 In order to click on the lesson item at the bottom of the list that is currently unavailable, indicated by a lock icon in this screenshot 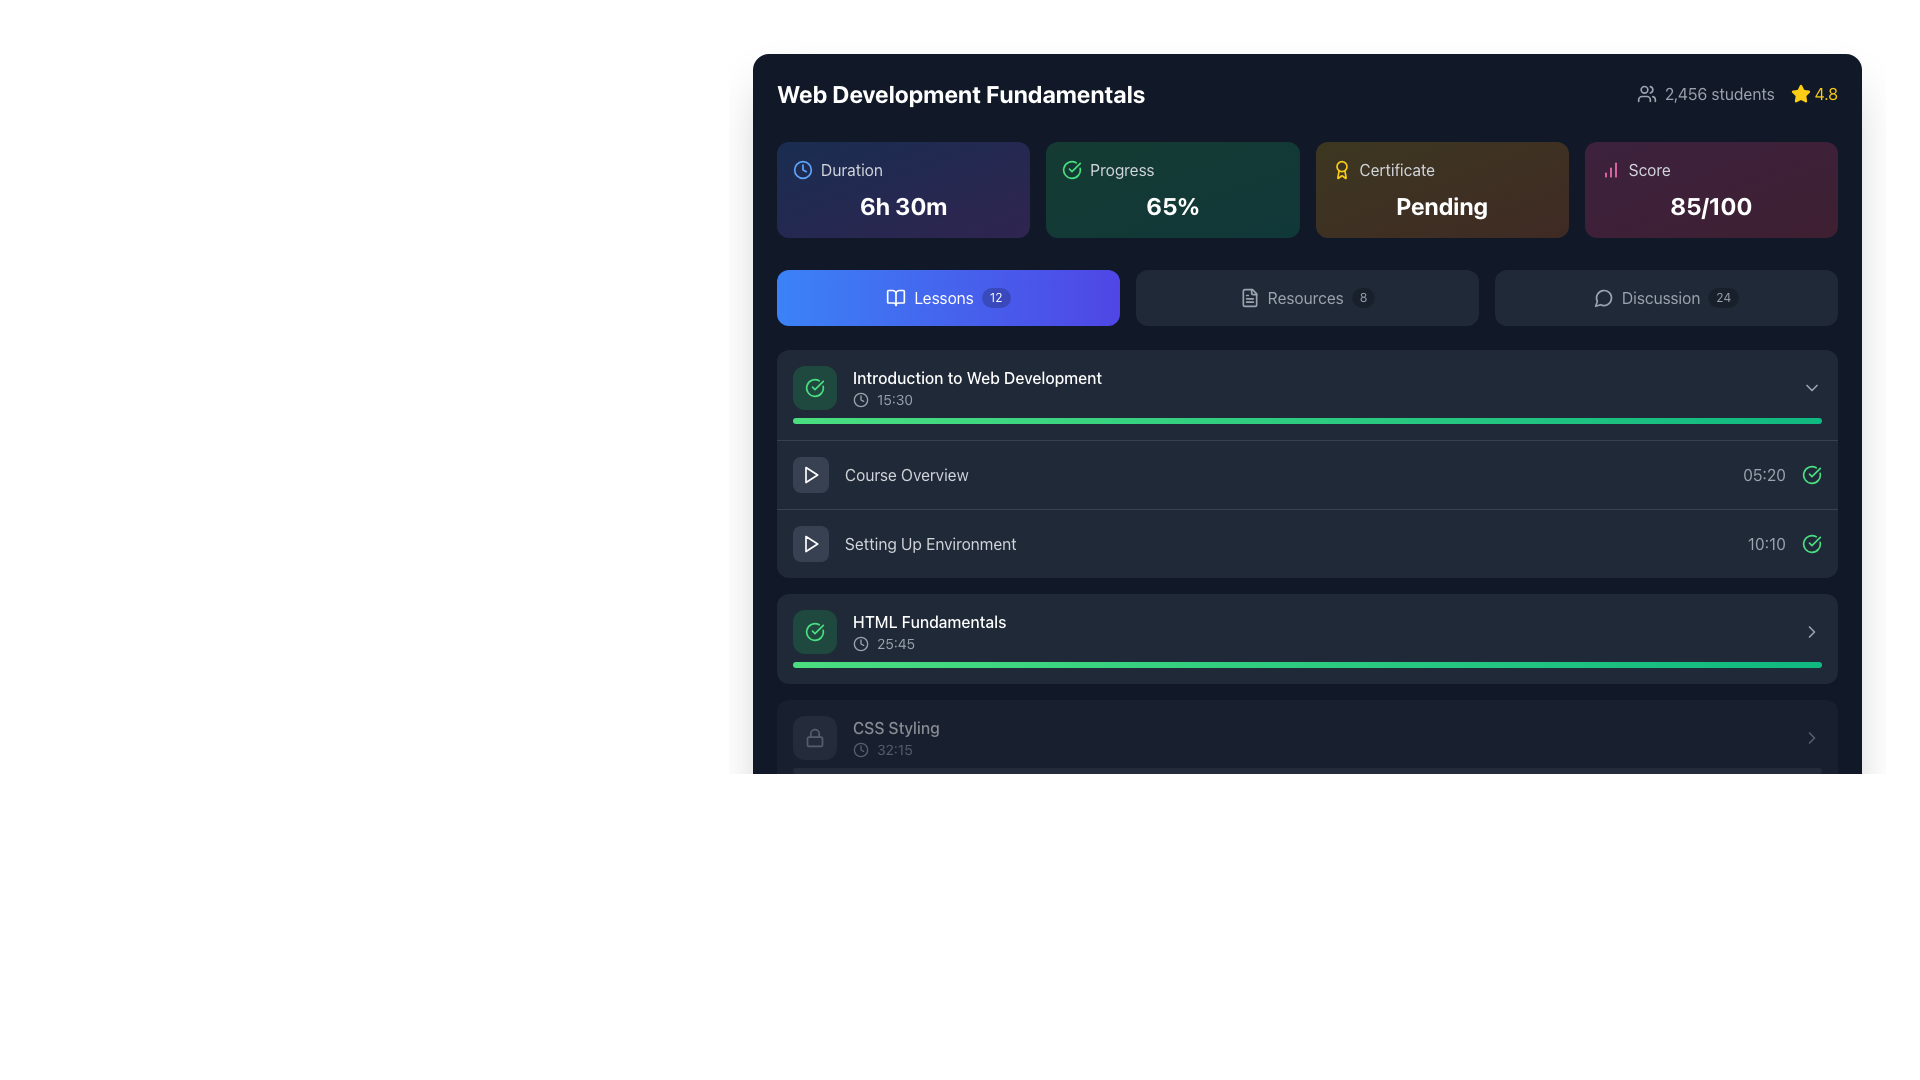, I will do `click(866, 737)`.